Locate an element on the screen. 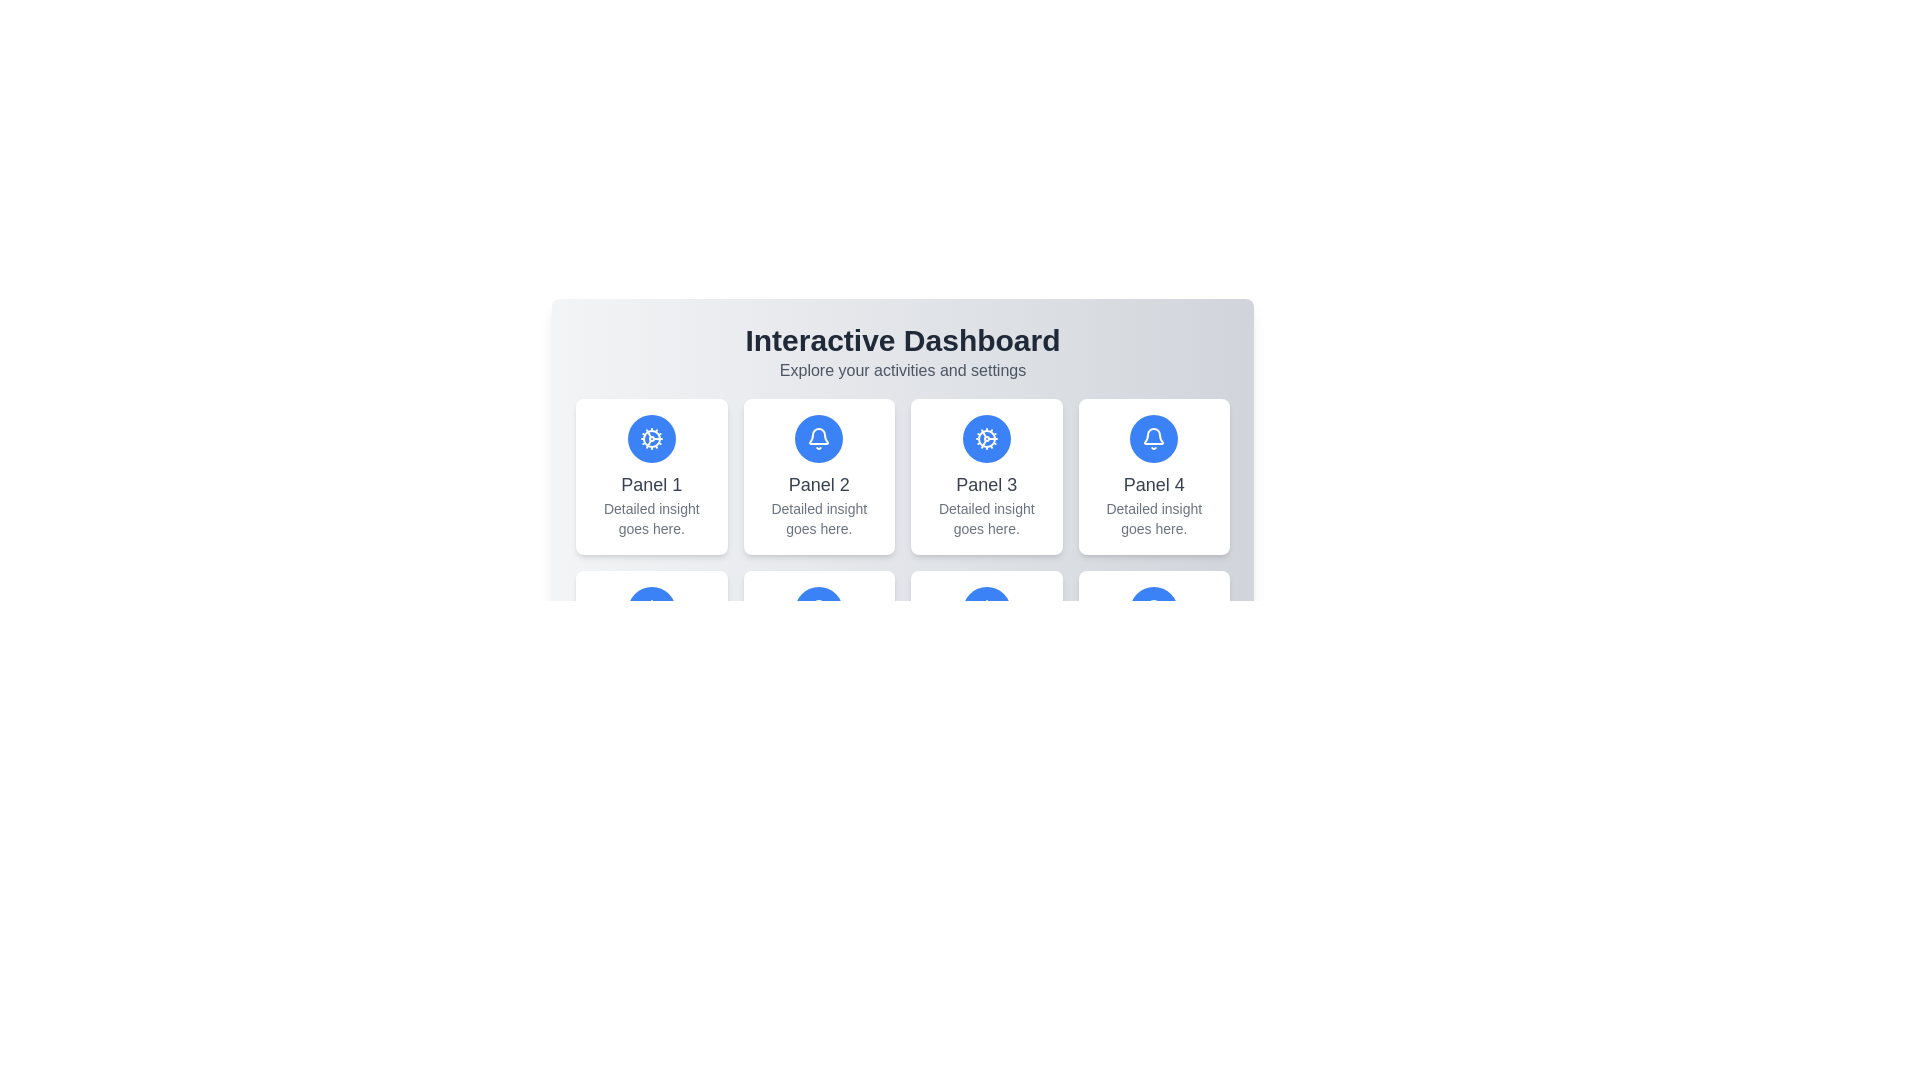 This screenshot has height=1080, width=1920. the outer circle of the gear-shaped icon located above 'Panel 3', which is part of an icon set on the dashboard is located at coordinates (651, 438).